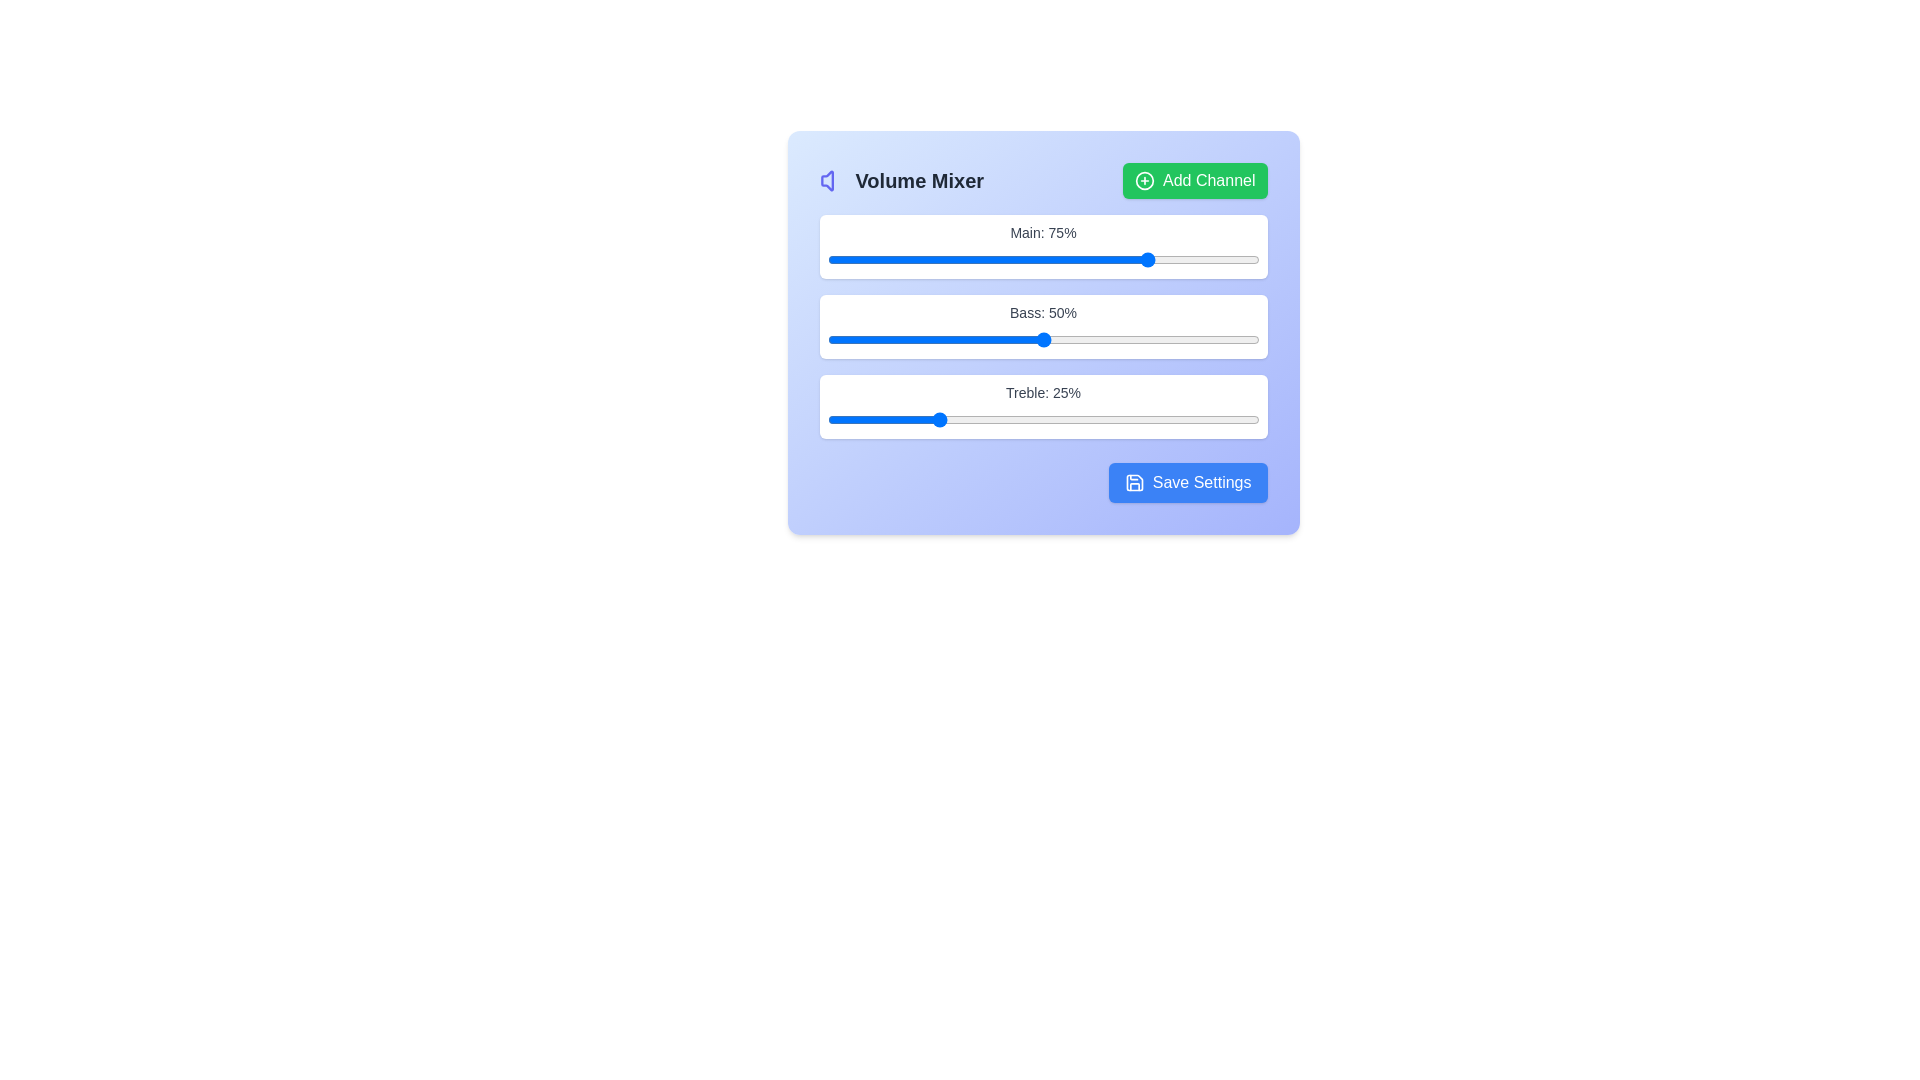  I want to click on the treble level, so click(1081, 419).